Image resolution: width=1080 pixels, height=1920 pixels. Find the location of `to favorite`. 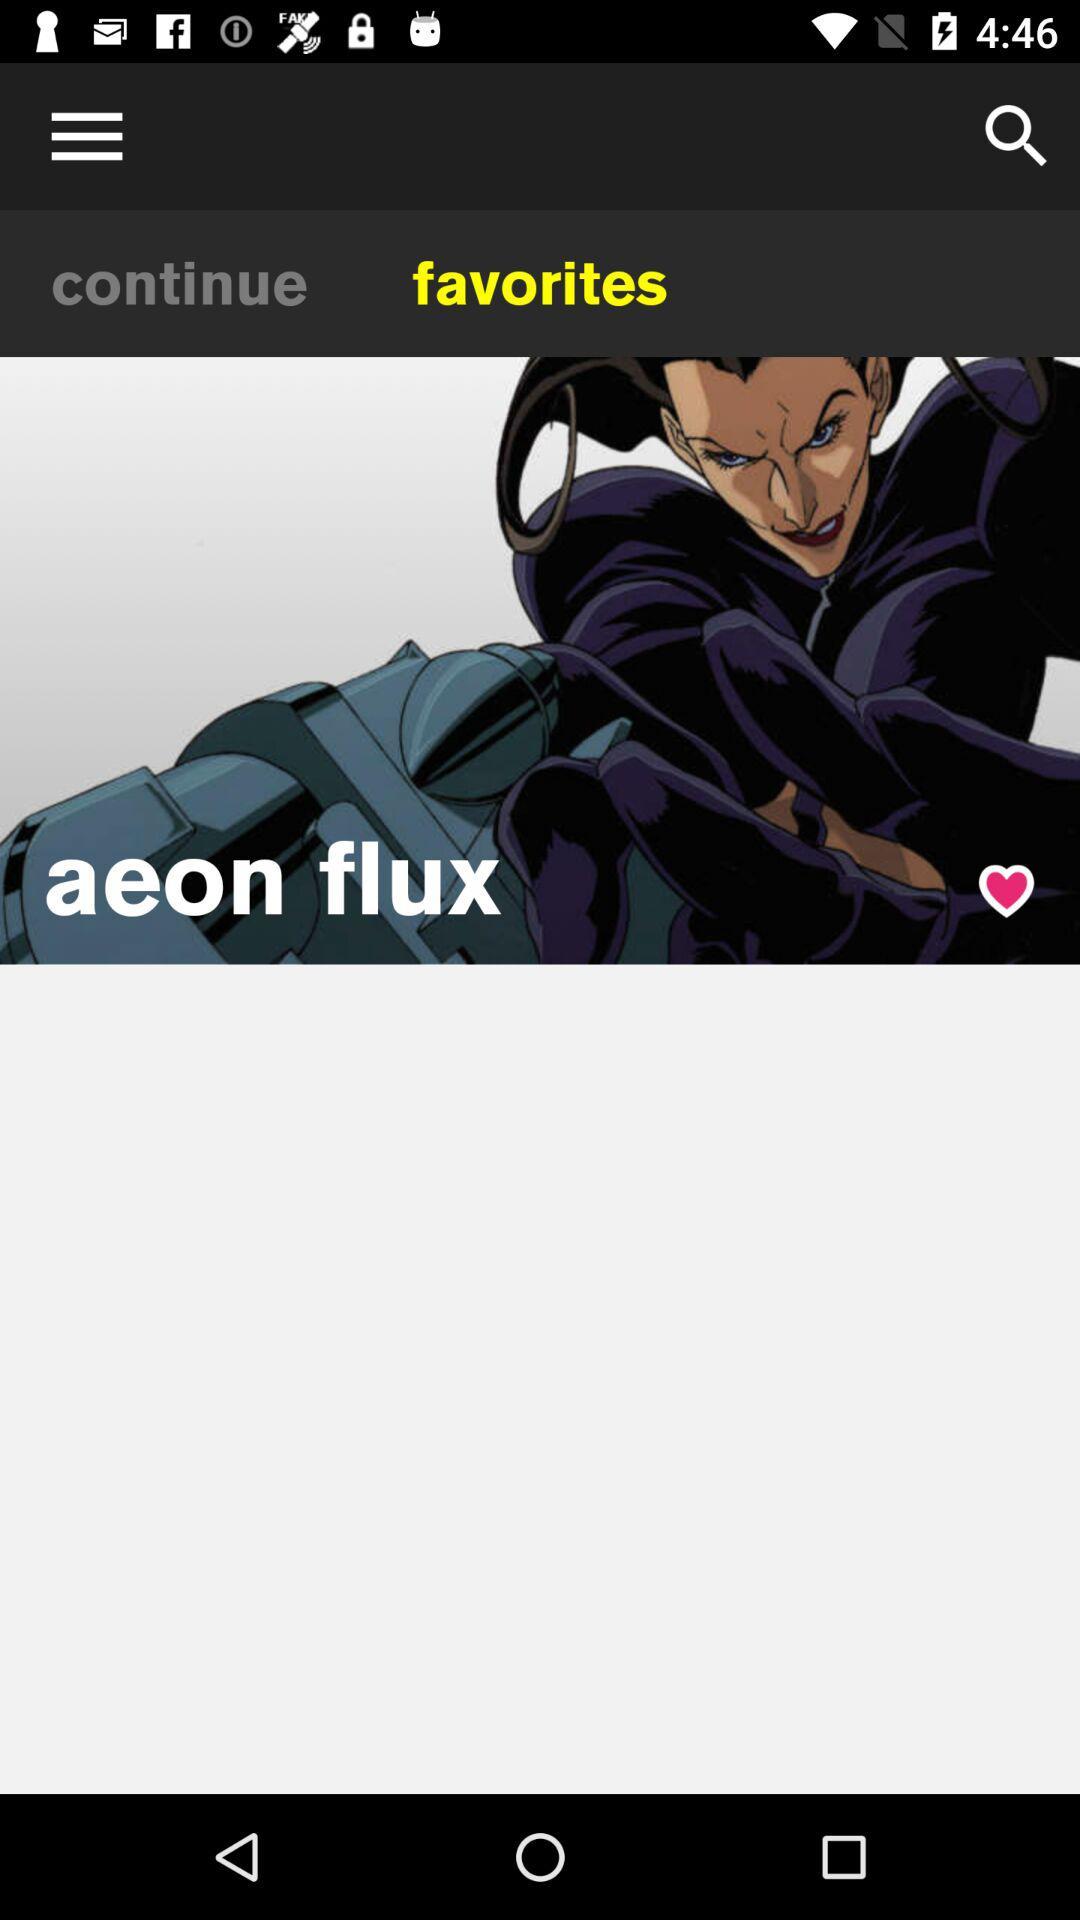

to favorite is located at coordinates (1006, 890).